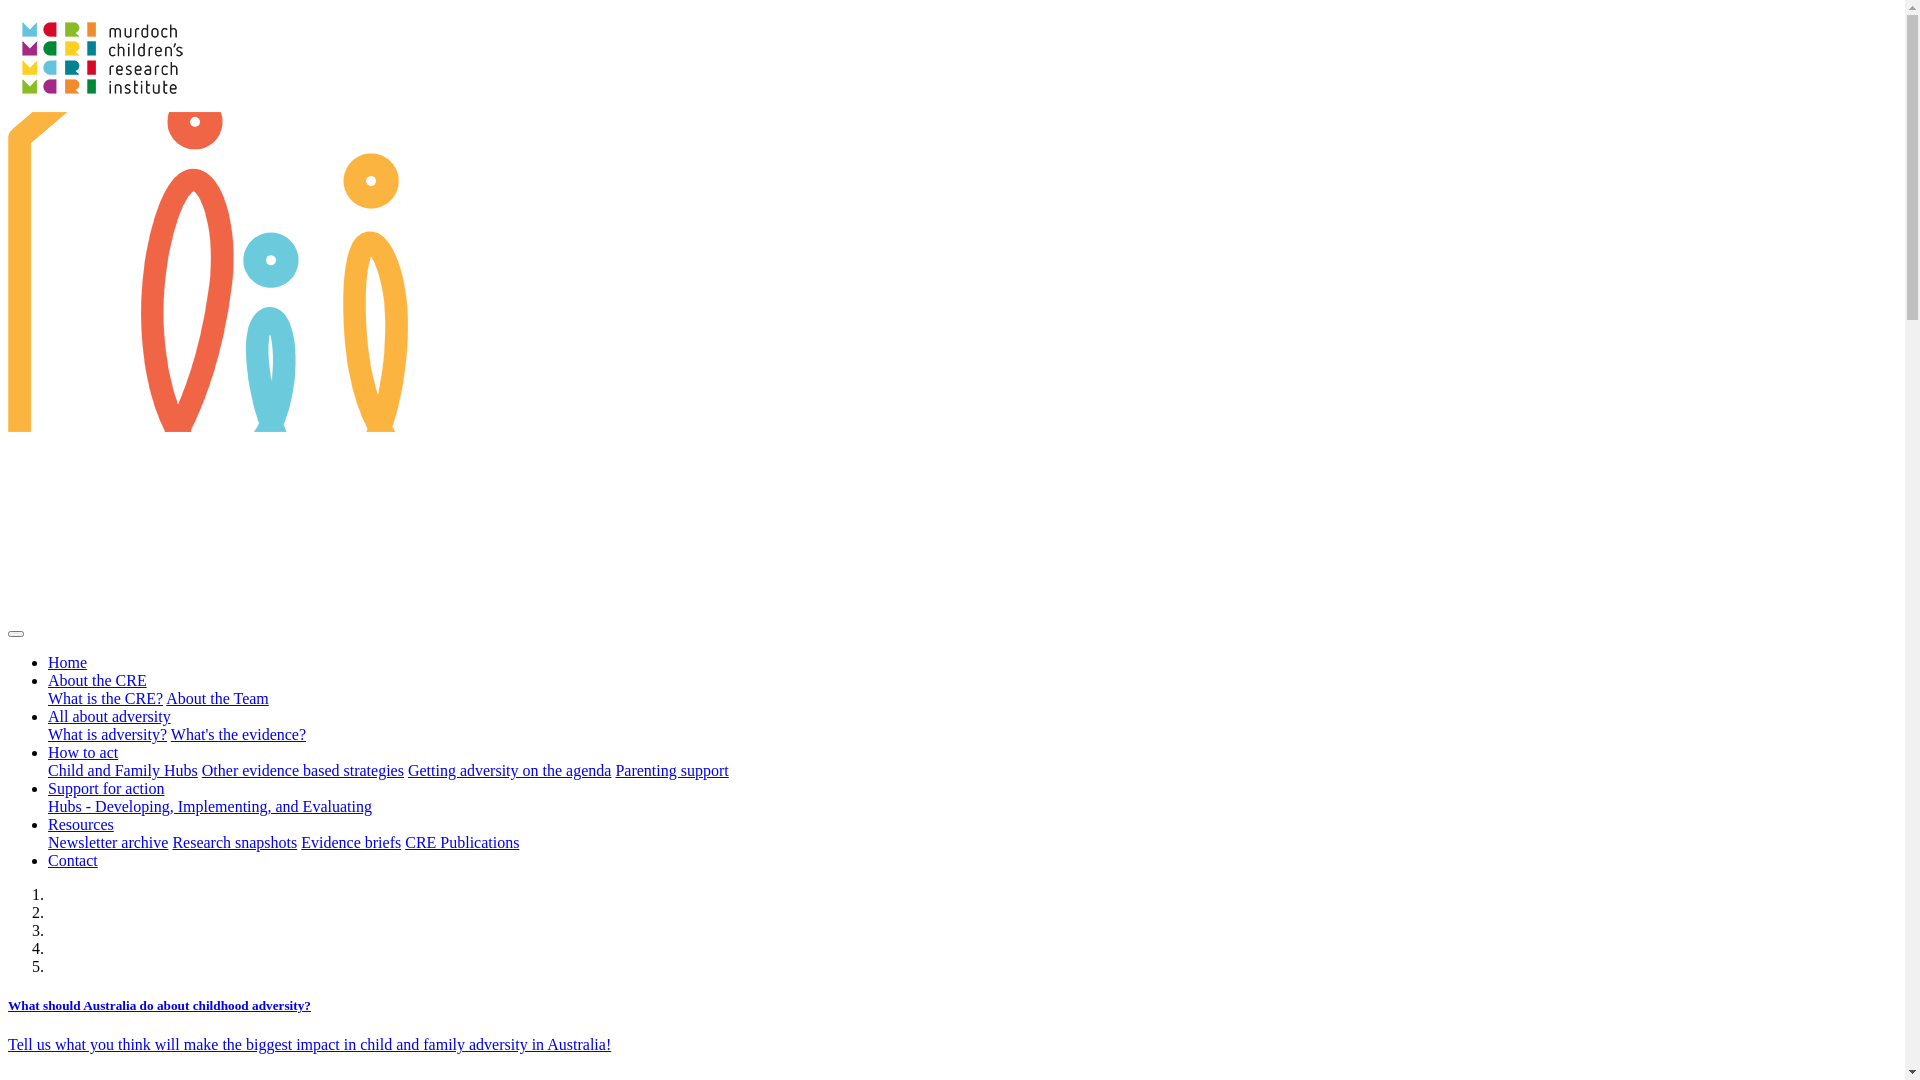 The width and height of the screenshot is (1920, 1080). I want to click on 'Support for action', so click(104, 787).